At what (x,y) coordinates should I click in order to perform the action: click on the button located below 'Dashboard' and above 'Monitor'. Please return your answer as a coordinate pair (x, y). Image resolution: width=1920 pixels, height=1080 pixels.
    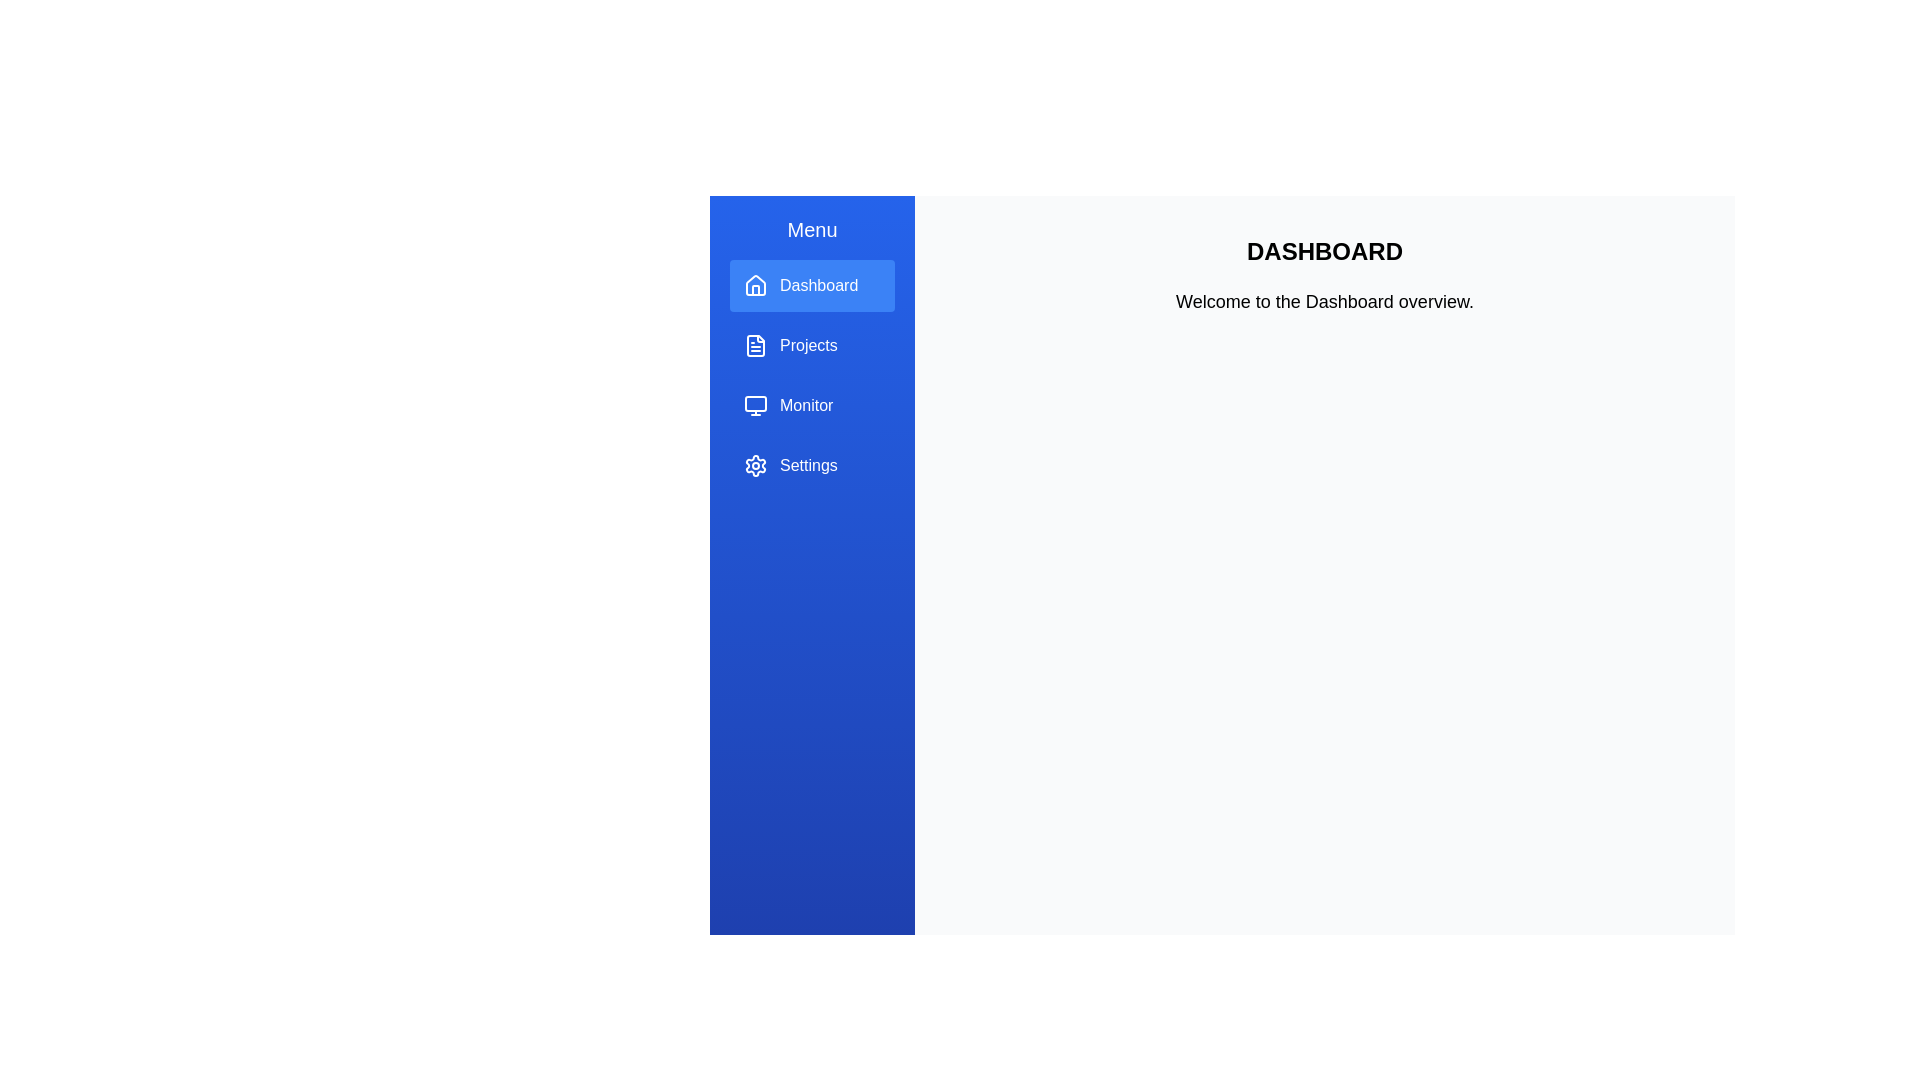
    Looking at the image, I should click on (812, 375).